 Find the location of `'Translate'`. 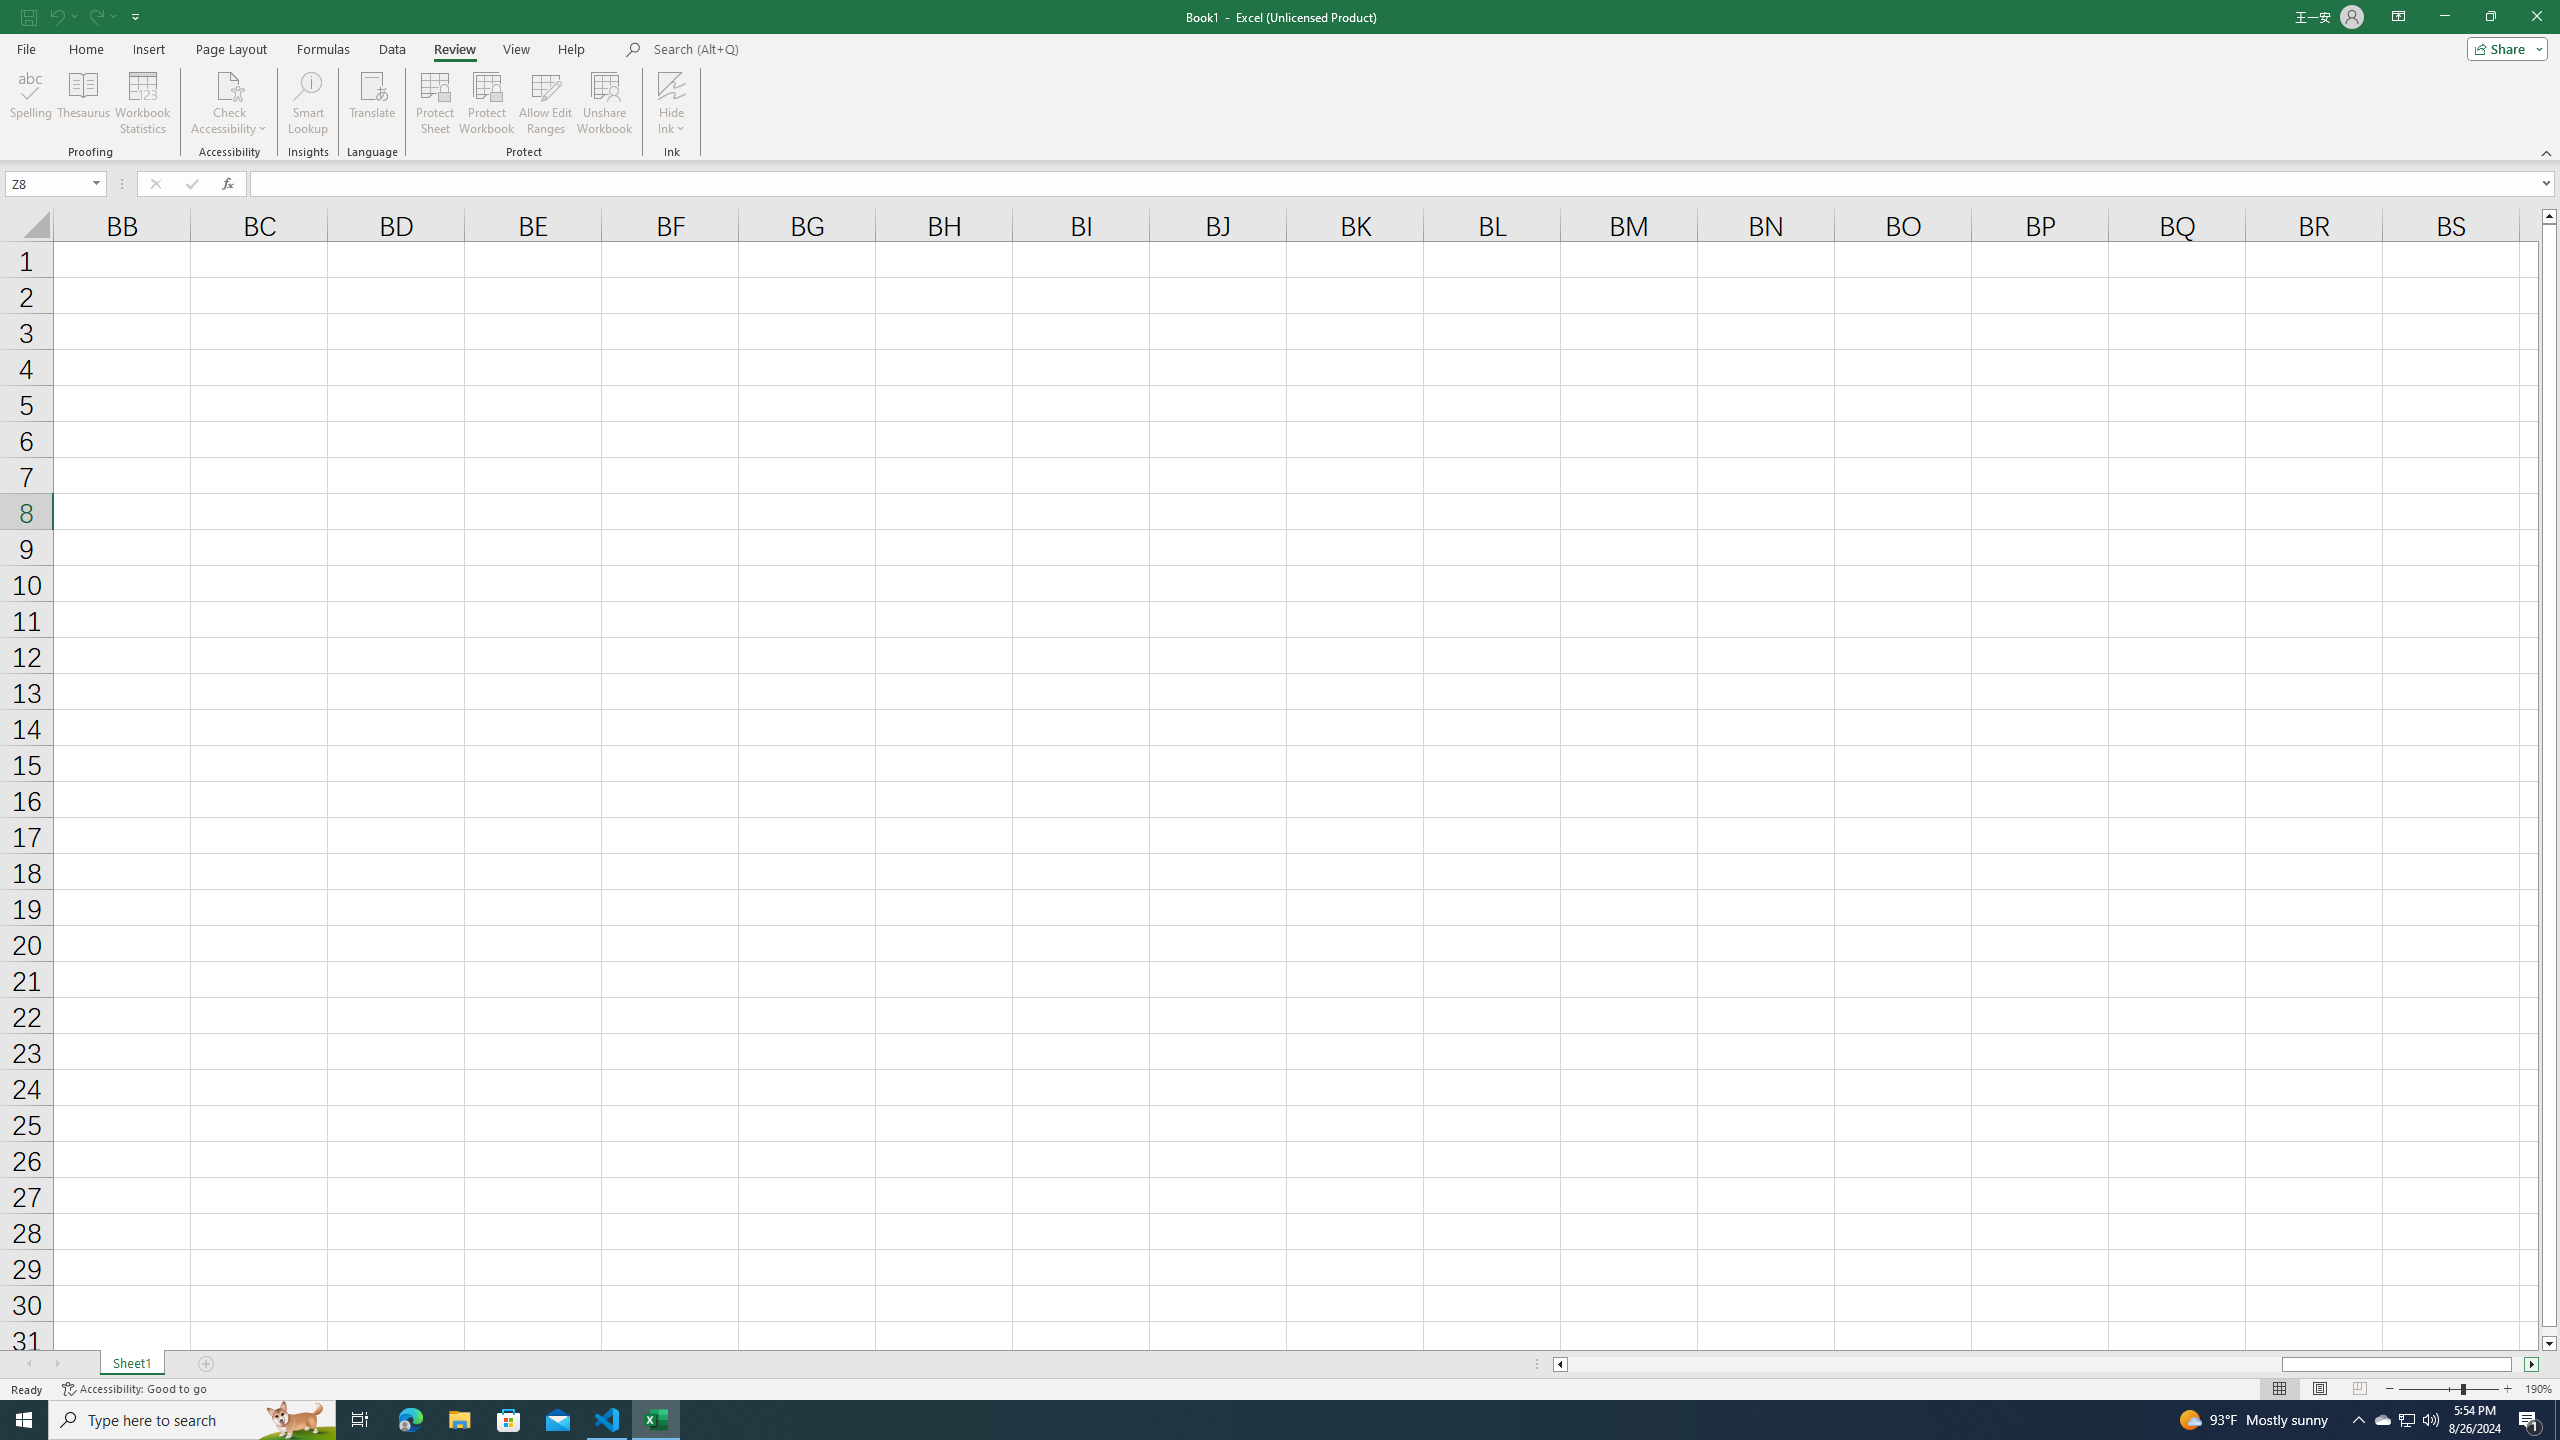

'Translate' is located at coordinates (371, 103).